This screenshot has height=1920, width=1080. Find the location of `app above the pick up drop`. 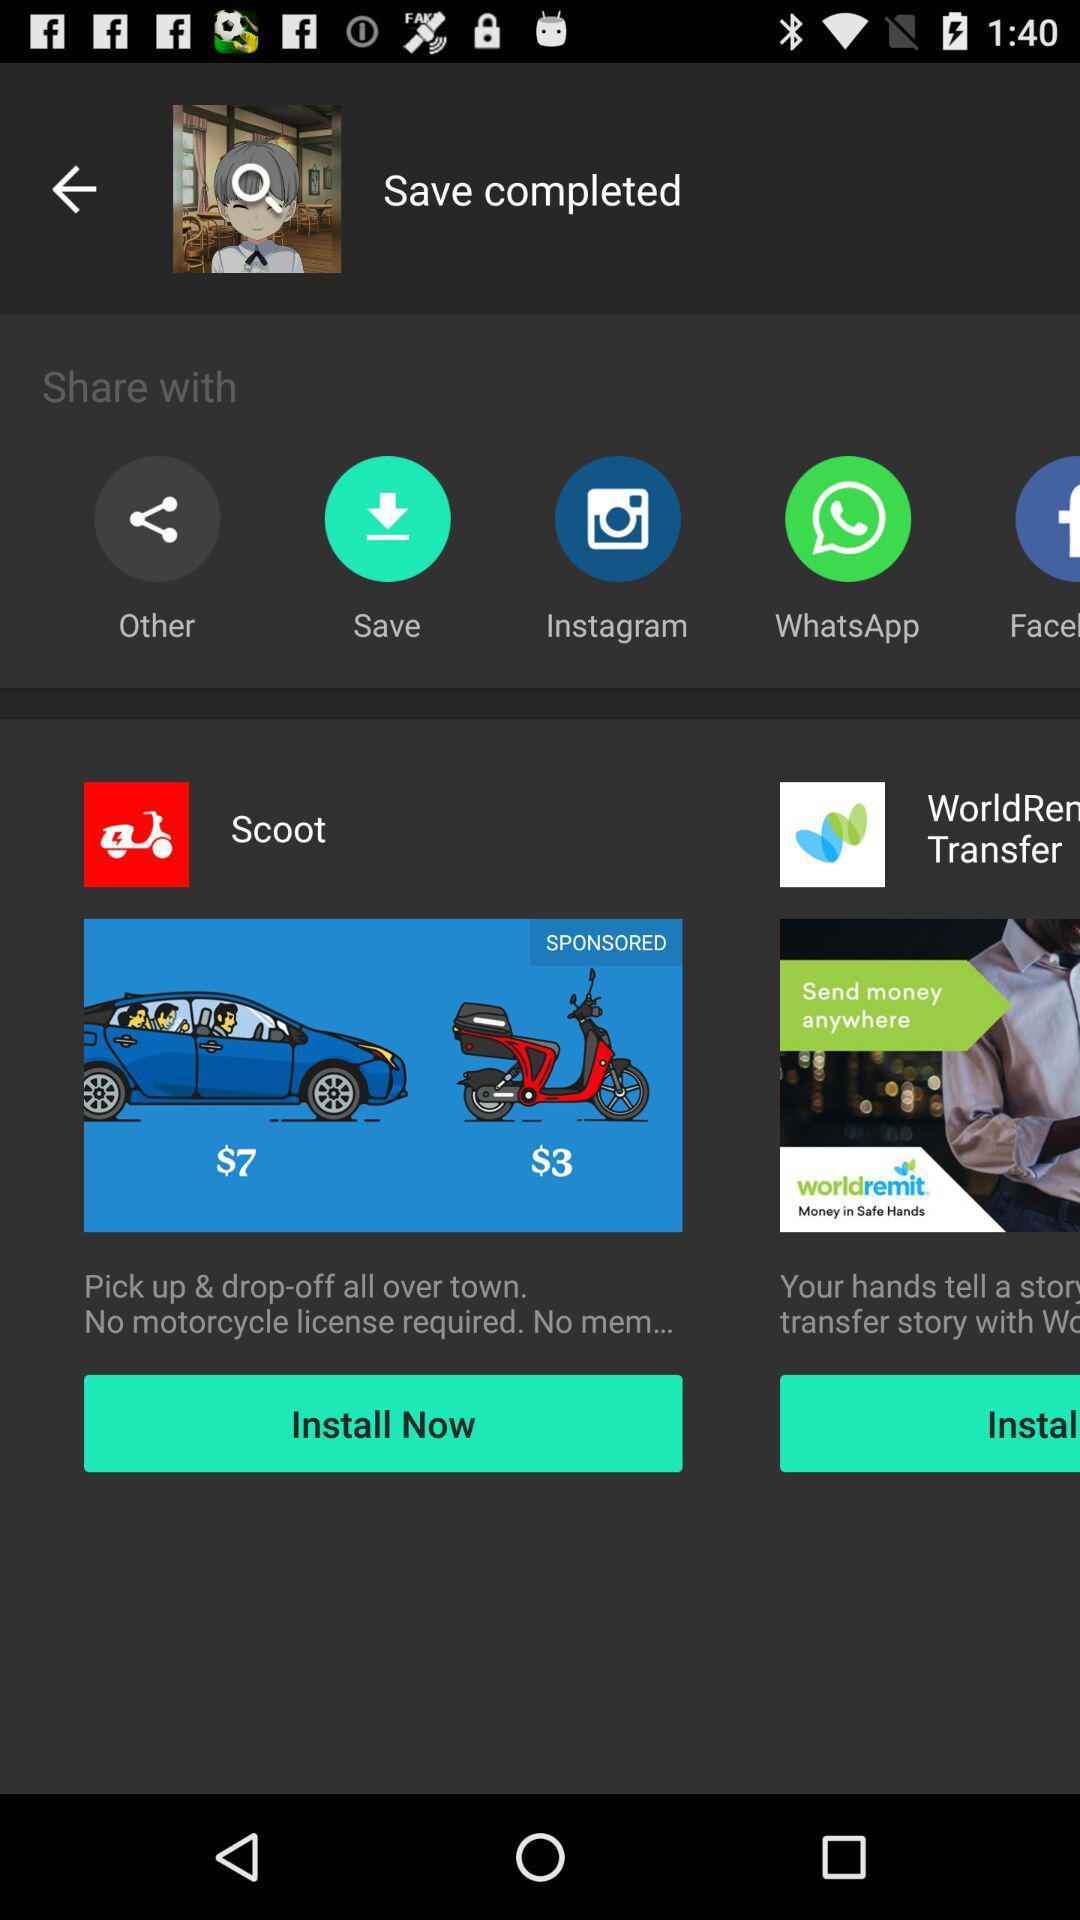

app above the pick up drop is located at coordinates (605, 941).